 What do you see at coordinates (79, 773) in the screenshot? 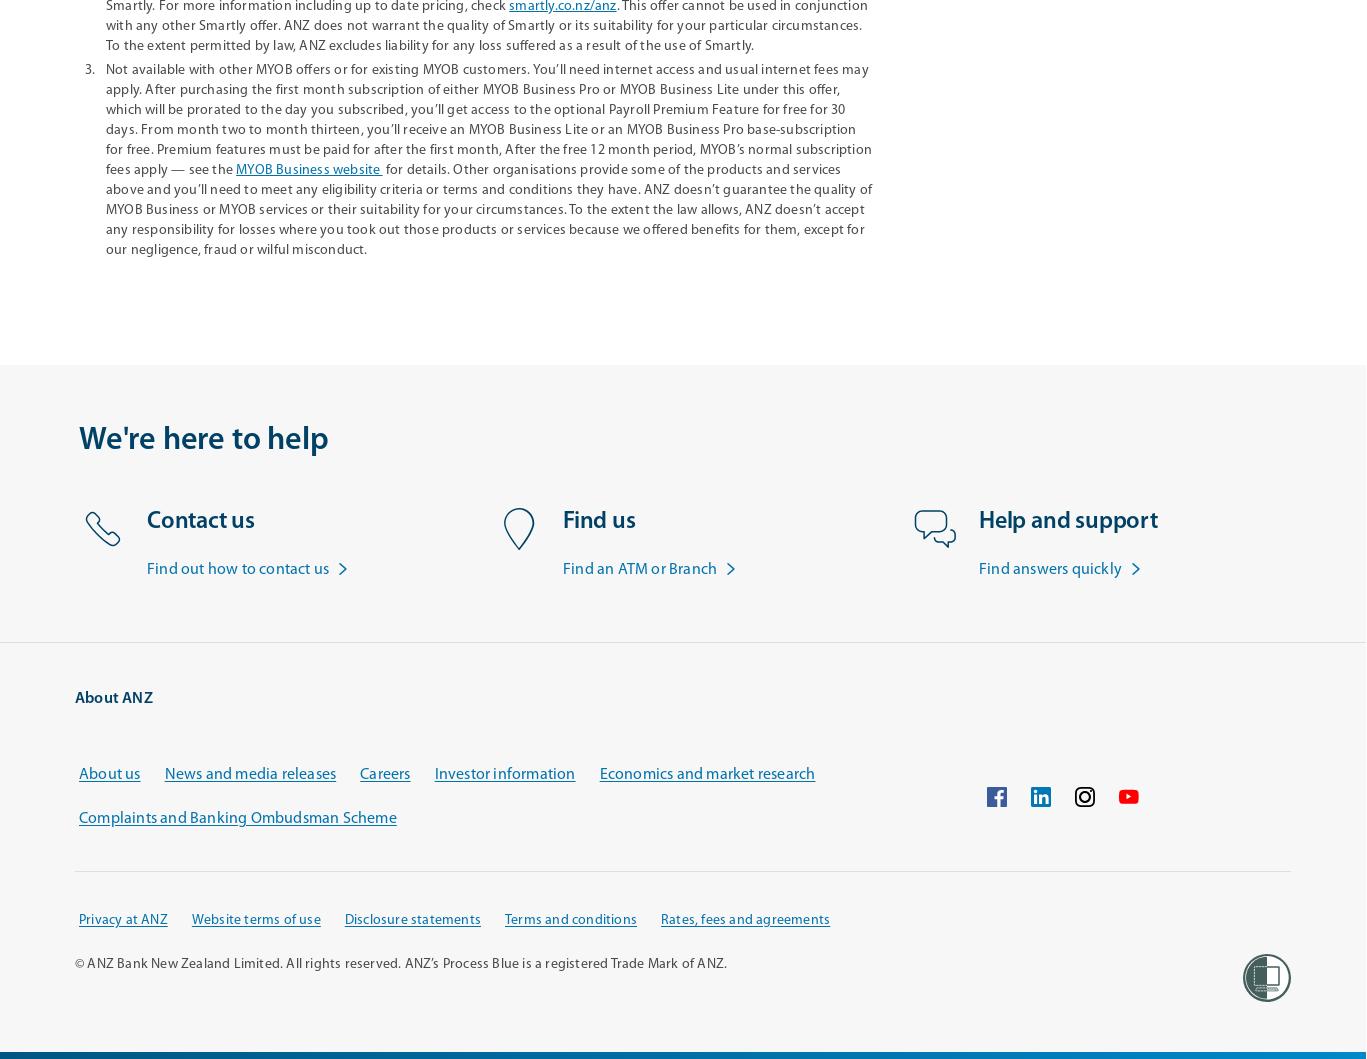
I see `'About us'` at bounding box center [79, 773].